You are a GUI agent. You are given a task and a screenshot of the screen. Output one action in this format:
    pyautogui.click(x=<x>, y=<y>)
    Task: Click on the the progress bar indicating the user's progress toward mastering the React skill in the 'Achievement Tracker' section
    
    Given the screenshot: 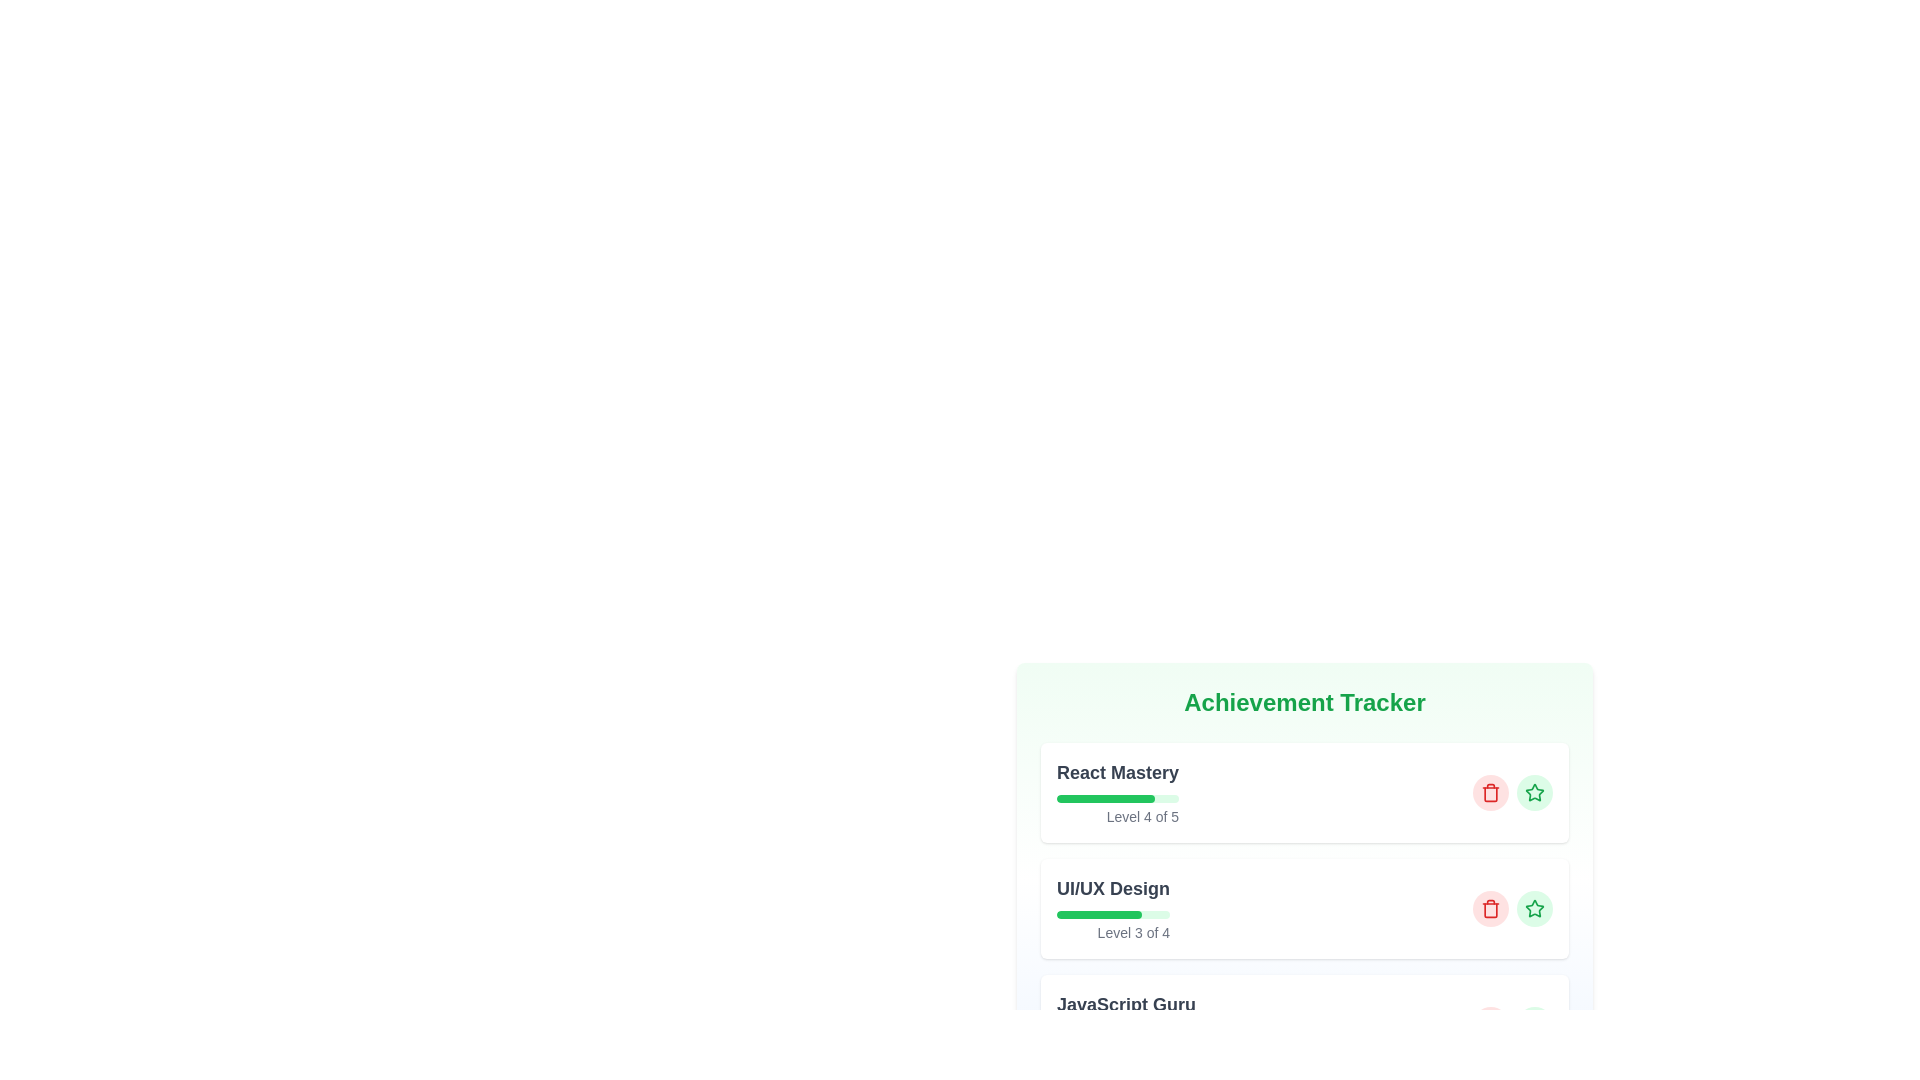 What is the action you would take?
    pyautogui.click(x=1104, y=797)
    